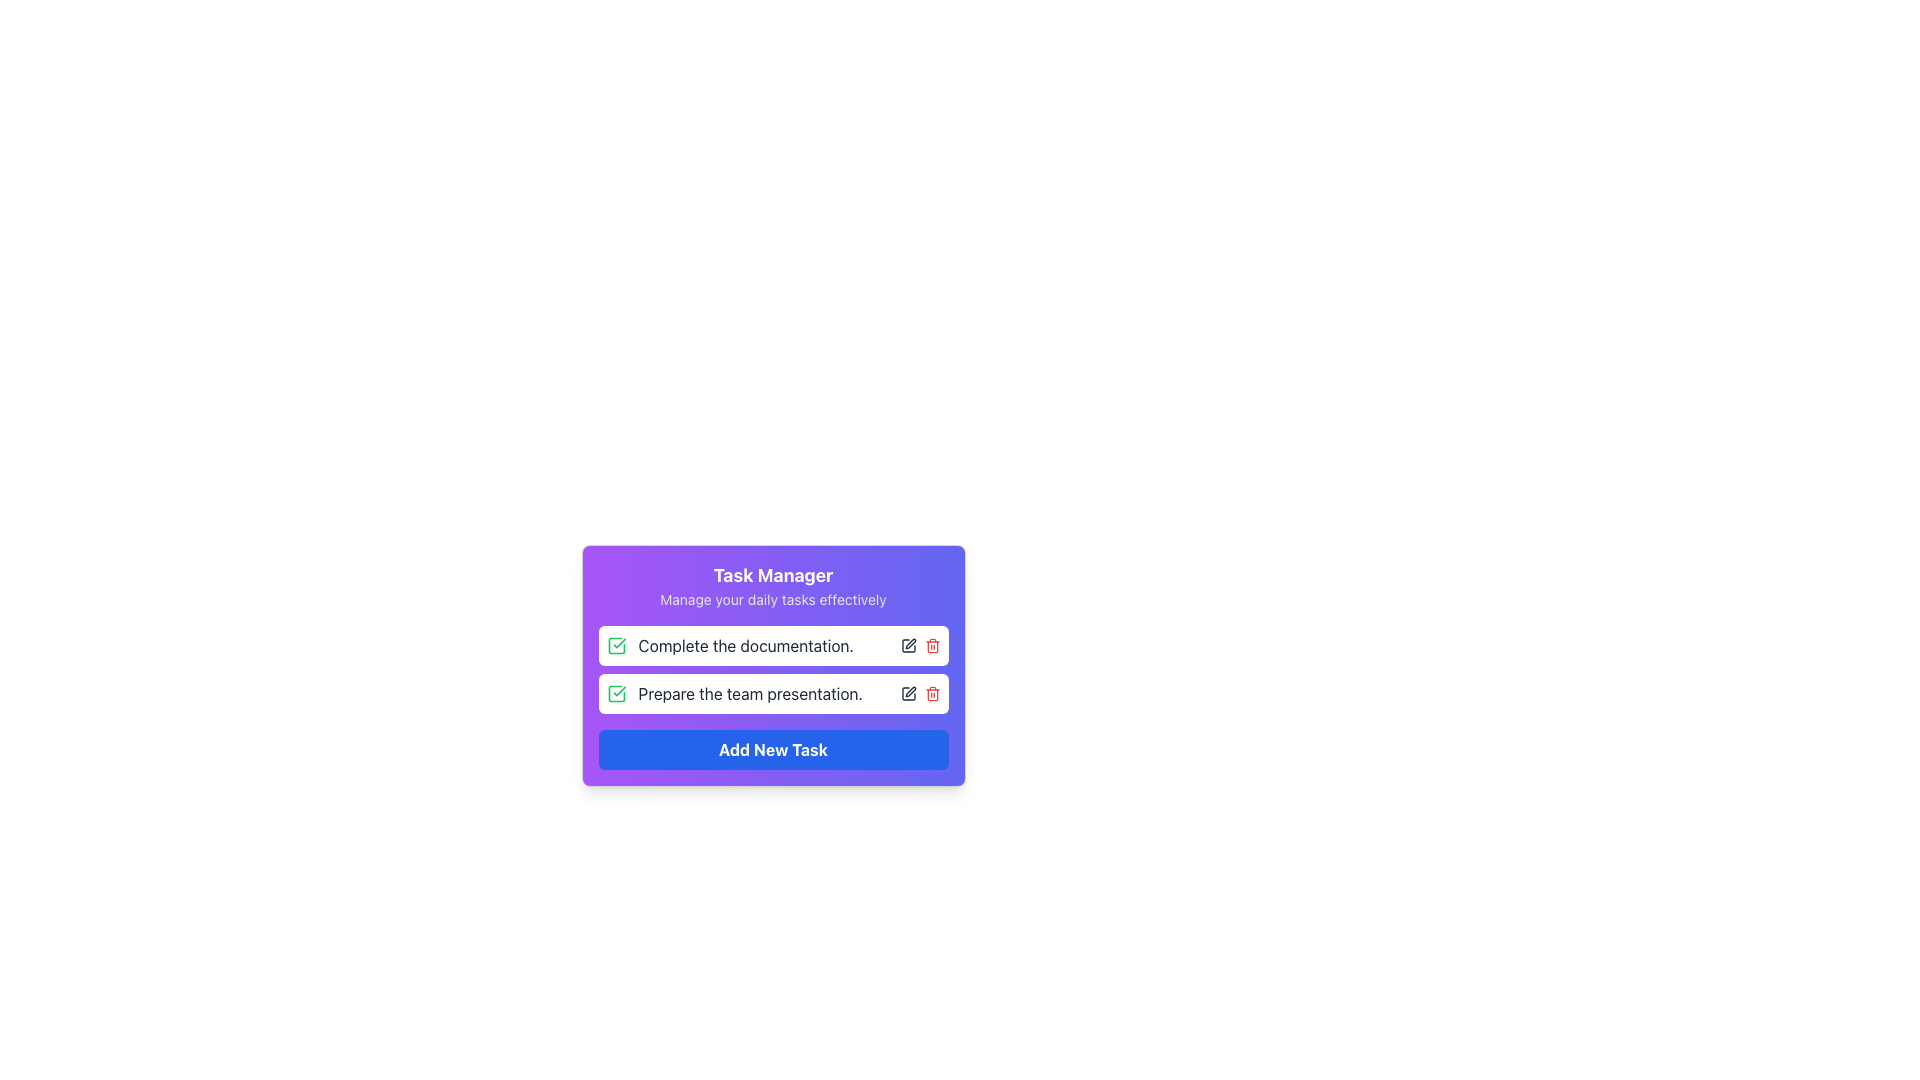 This screenshot has height=1080, width=1920. Describe the element at coordinates (909, 690) in the screenshot. I see `the edit icon button, which is a vector icon of a pen tilted diagonally, located to the right of a task label in the interface` at that location.